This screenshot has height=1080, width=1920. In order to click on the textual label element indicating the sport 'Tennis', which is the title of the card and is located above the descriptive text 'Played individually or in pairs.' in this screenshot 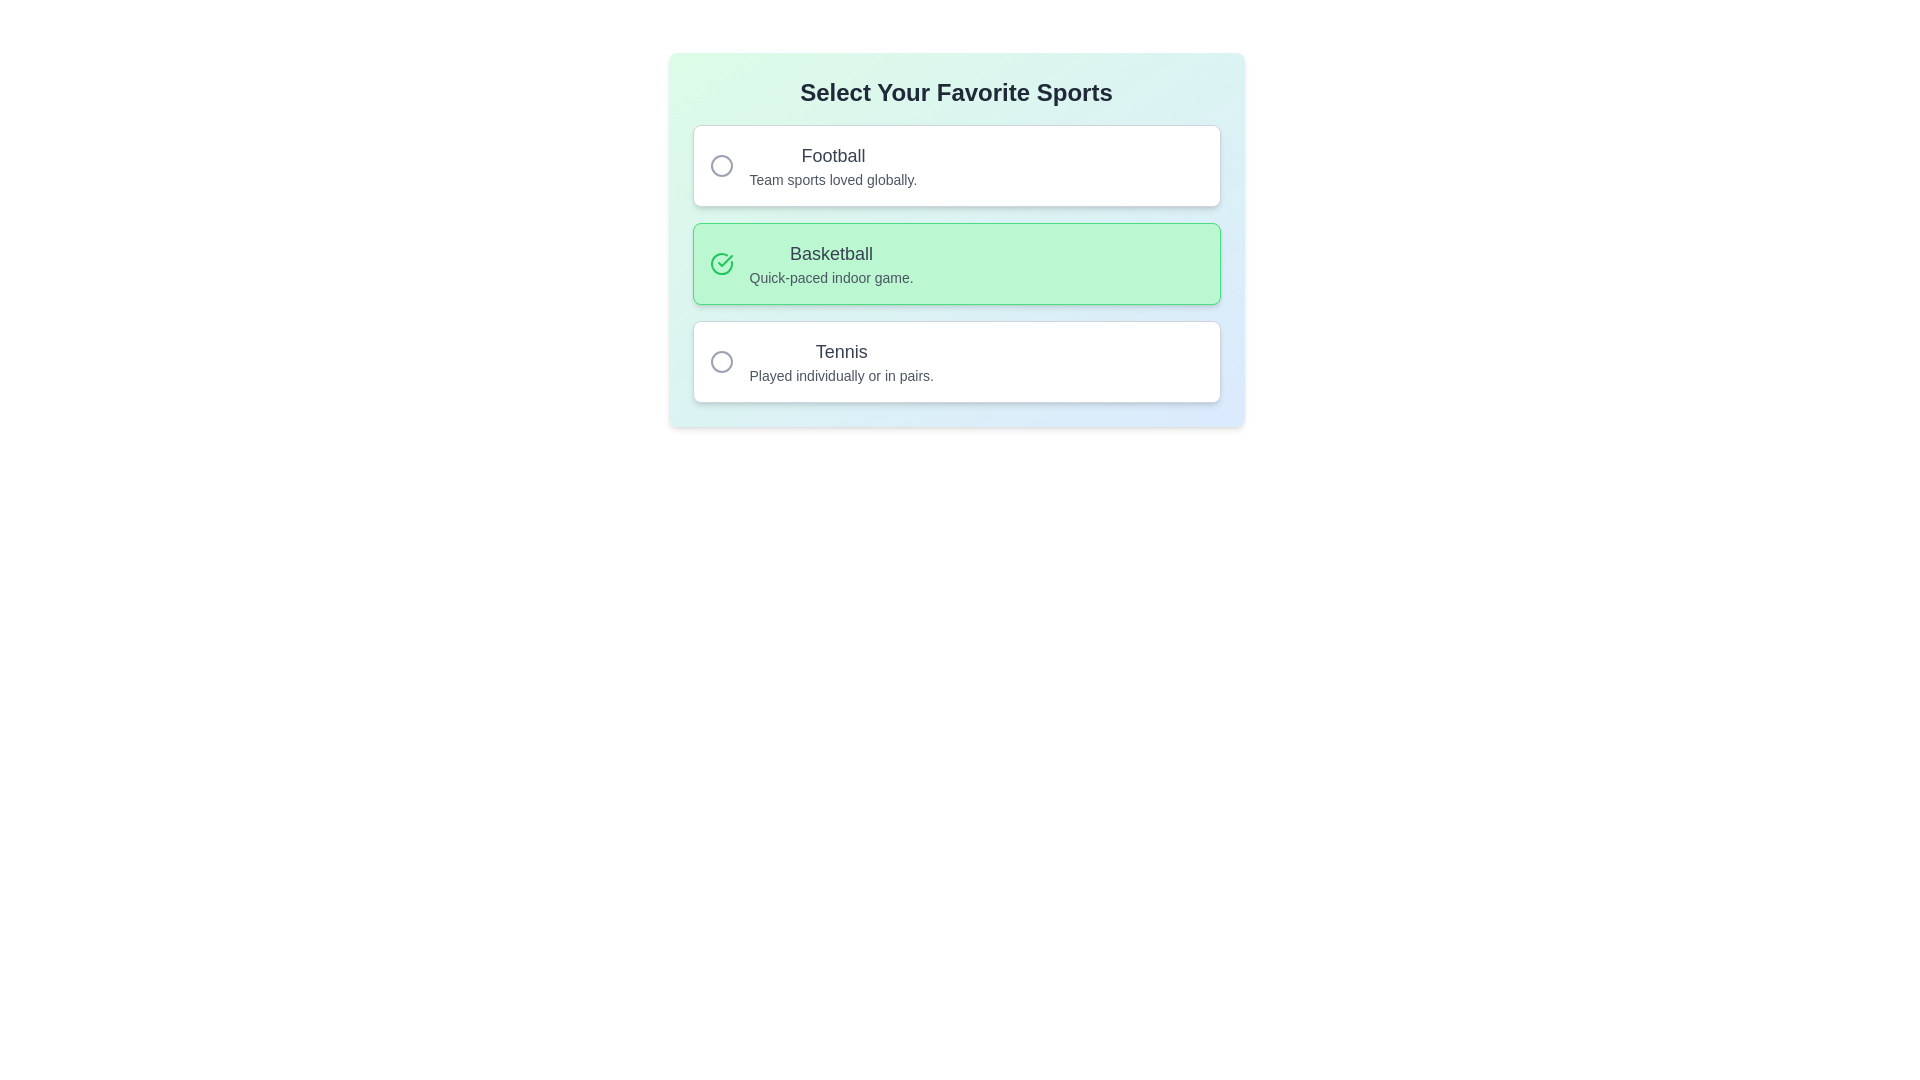, I will do `click(841, 350)`.